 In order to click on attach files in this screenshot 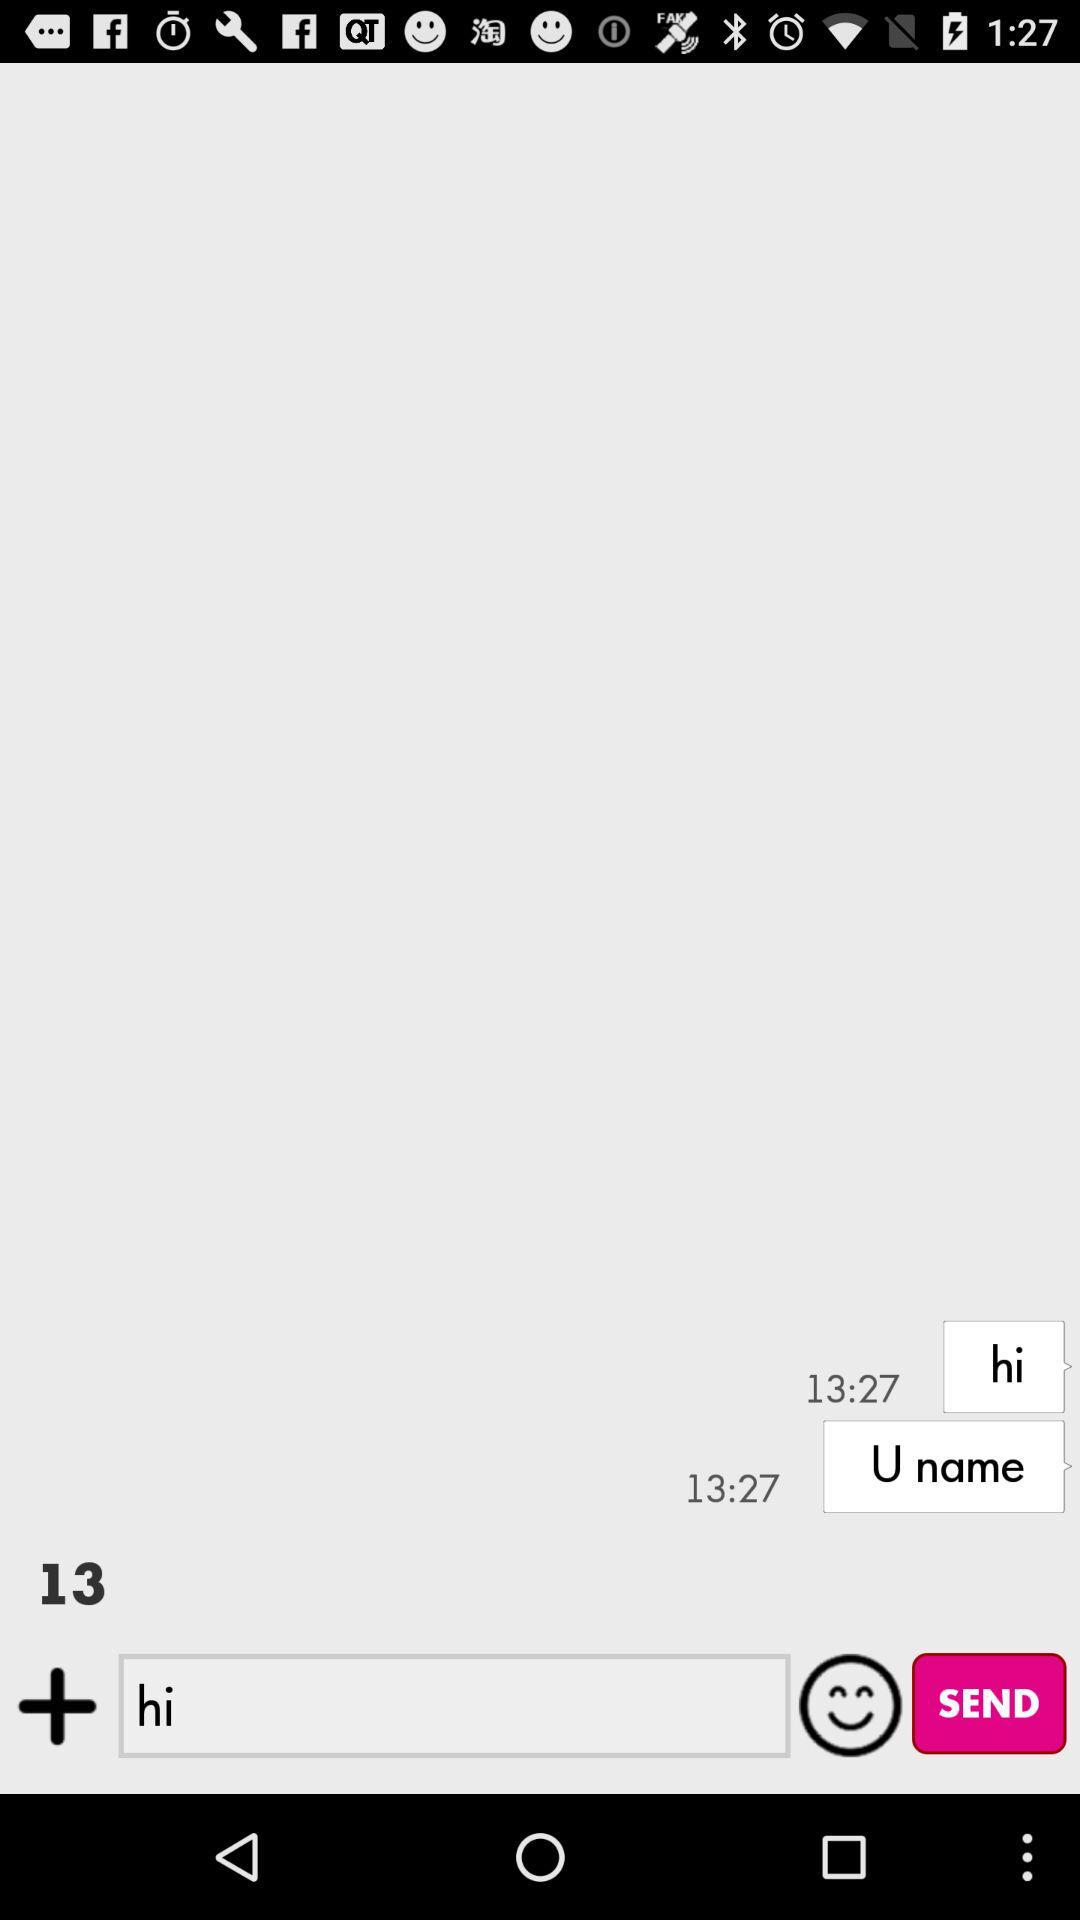, I will do `click(56, 1705)`.